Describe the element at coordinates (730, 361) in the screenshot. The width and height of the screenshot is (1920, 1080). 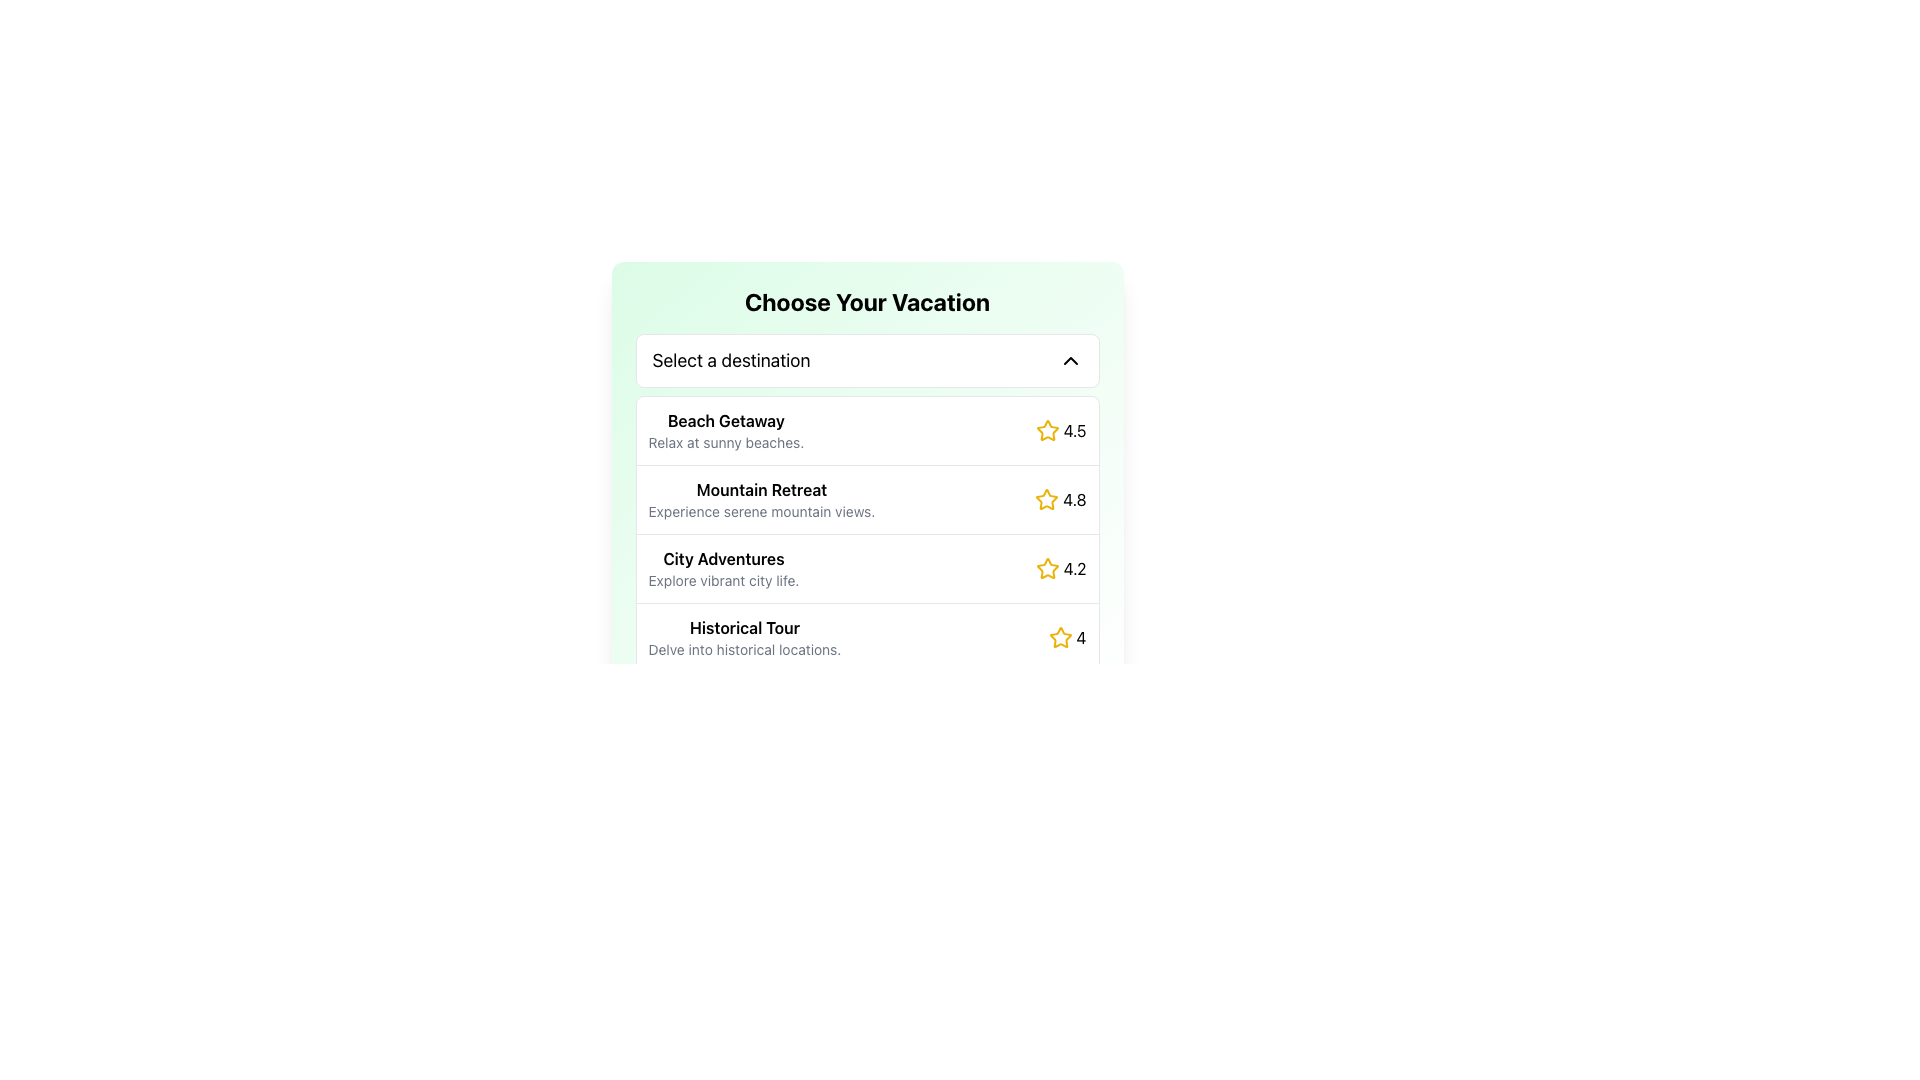
I see `the dropdown associated with the 'Choose Your Vacation' label` at that location.